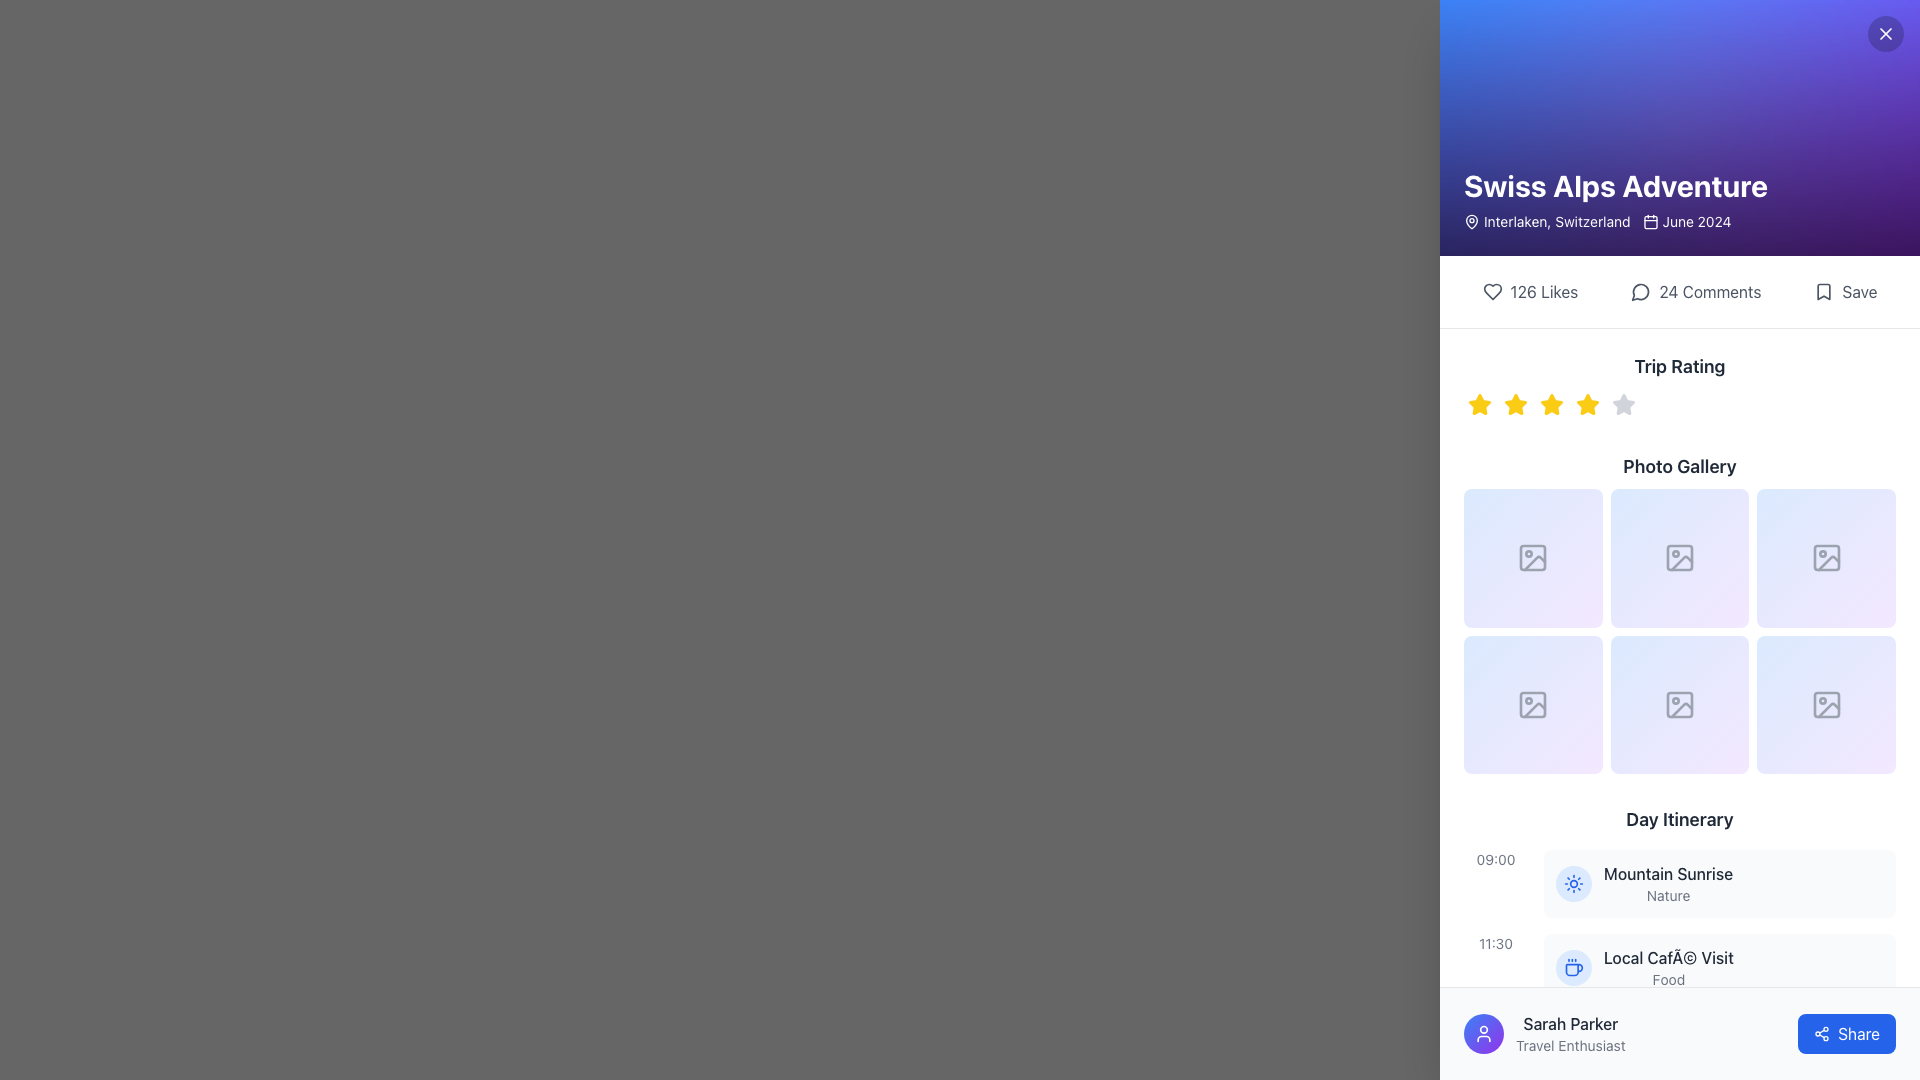  Describe the element at coordinates (1826, 558) in the screenshot. I see `the graphical placeholder button located` at that location.